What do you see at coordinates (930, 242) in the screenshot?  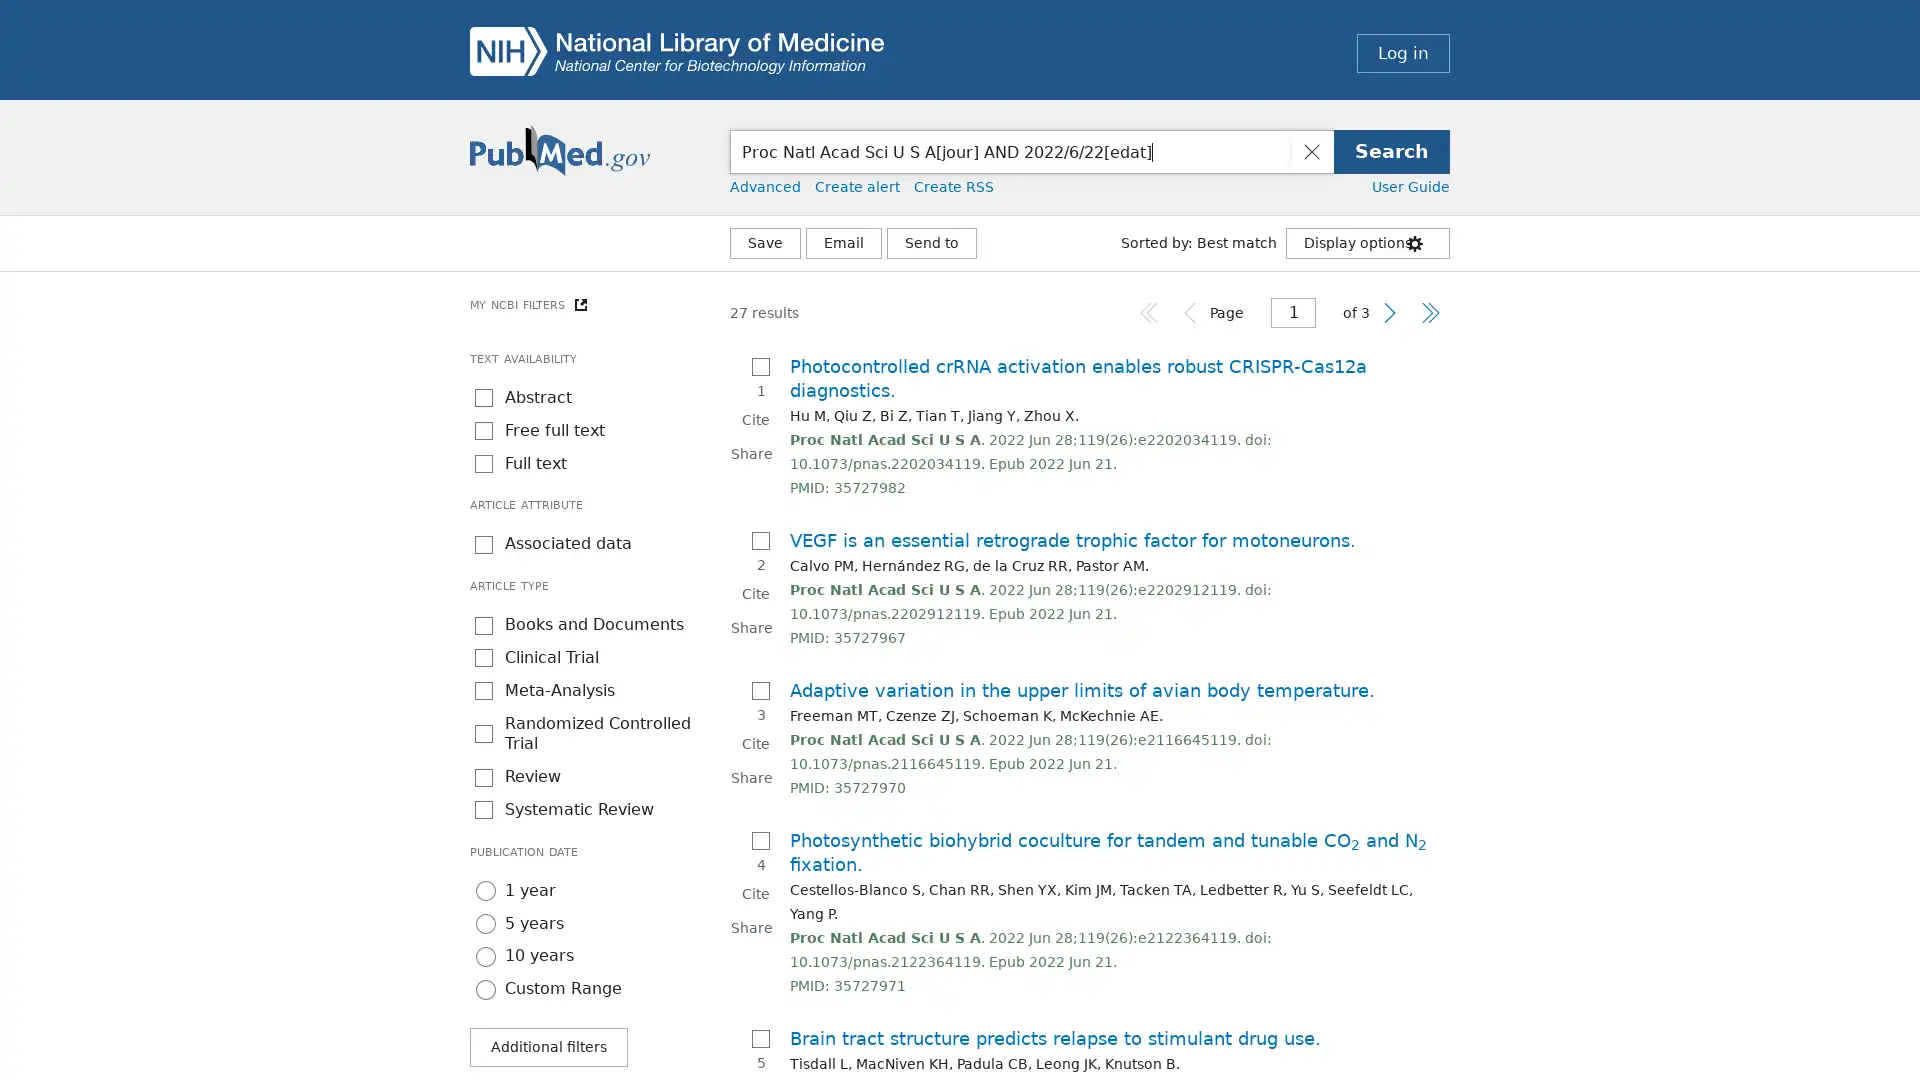 I see `More Actions` at bounding box center [930, 242].